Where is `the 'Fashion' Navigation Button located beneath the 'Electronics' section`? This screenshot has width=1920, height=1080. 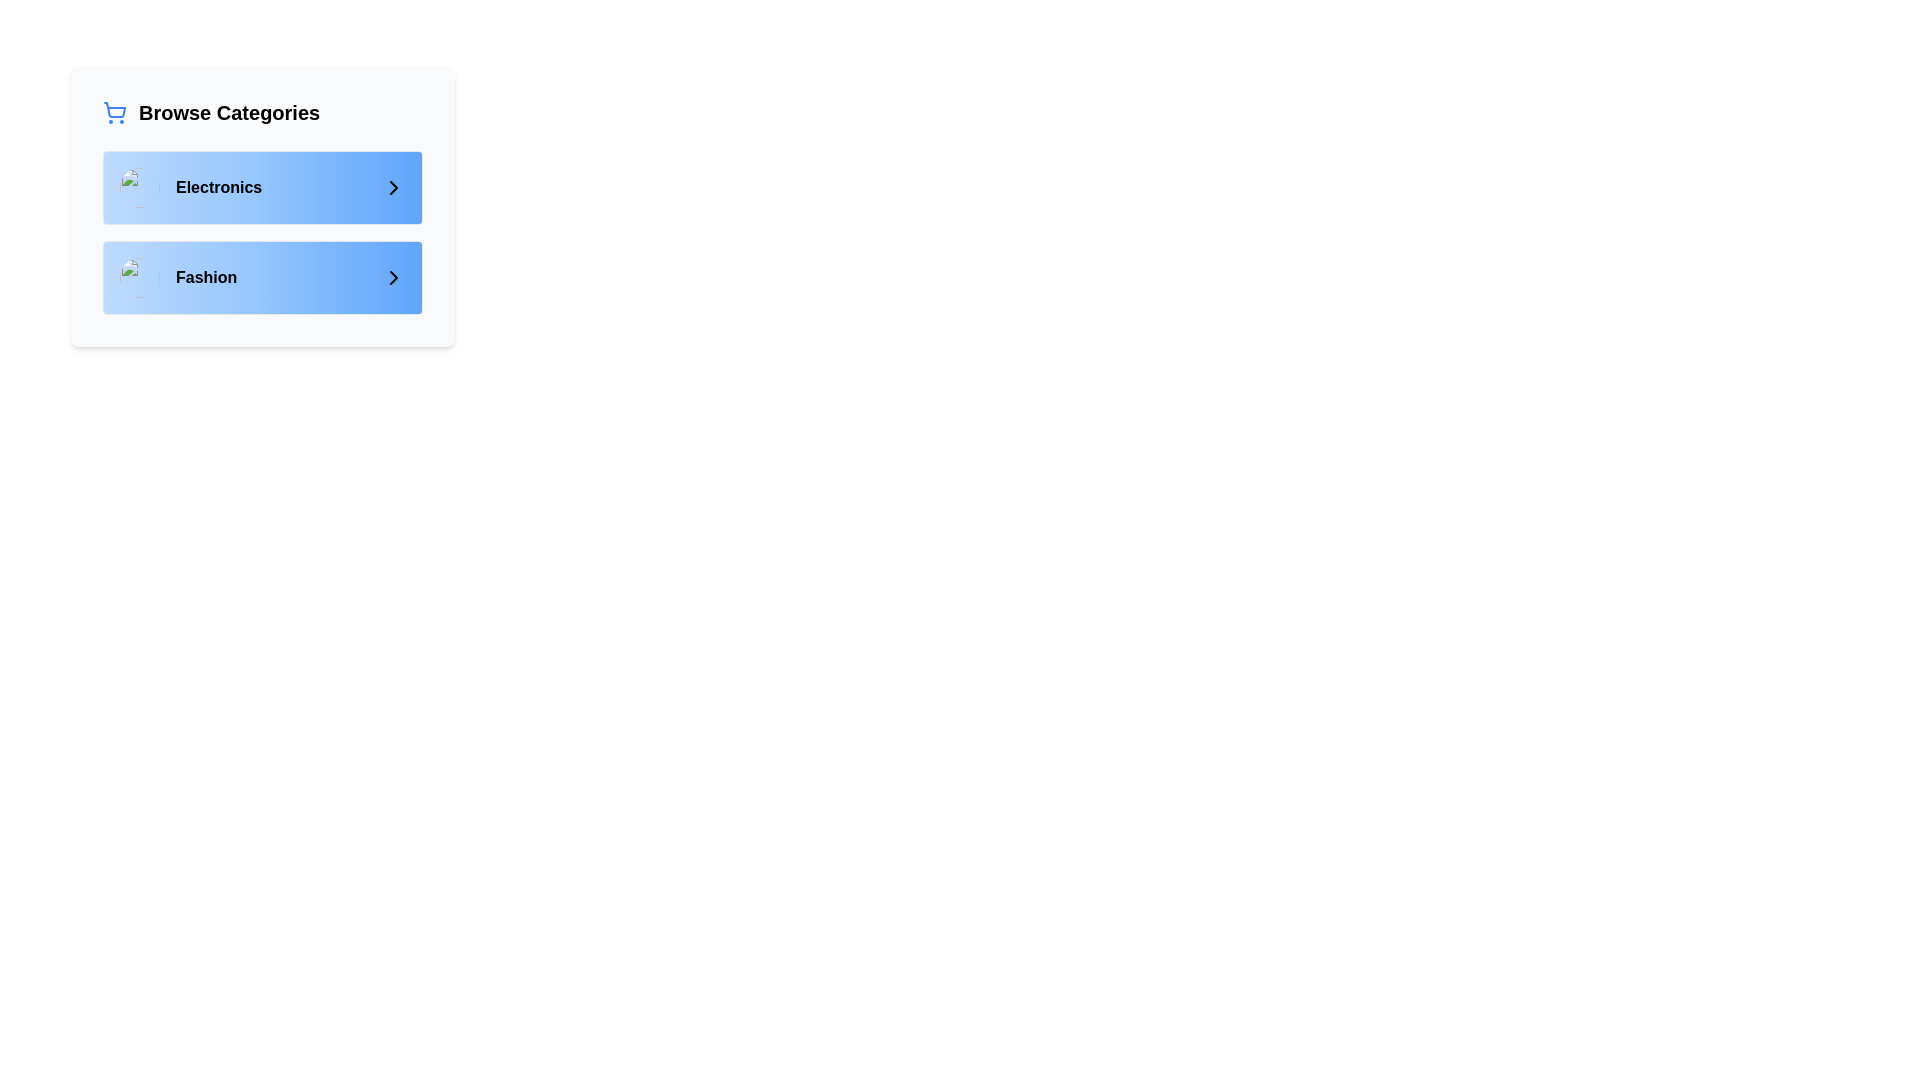
the 'Fashion' Navigation Button located beneath the 'Electronics' section is located at coordinates (262, 277).